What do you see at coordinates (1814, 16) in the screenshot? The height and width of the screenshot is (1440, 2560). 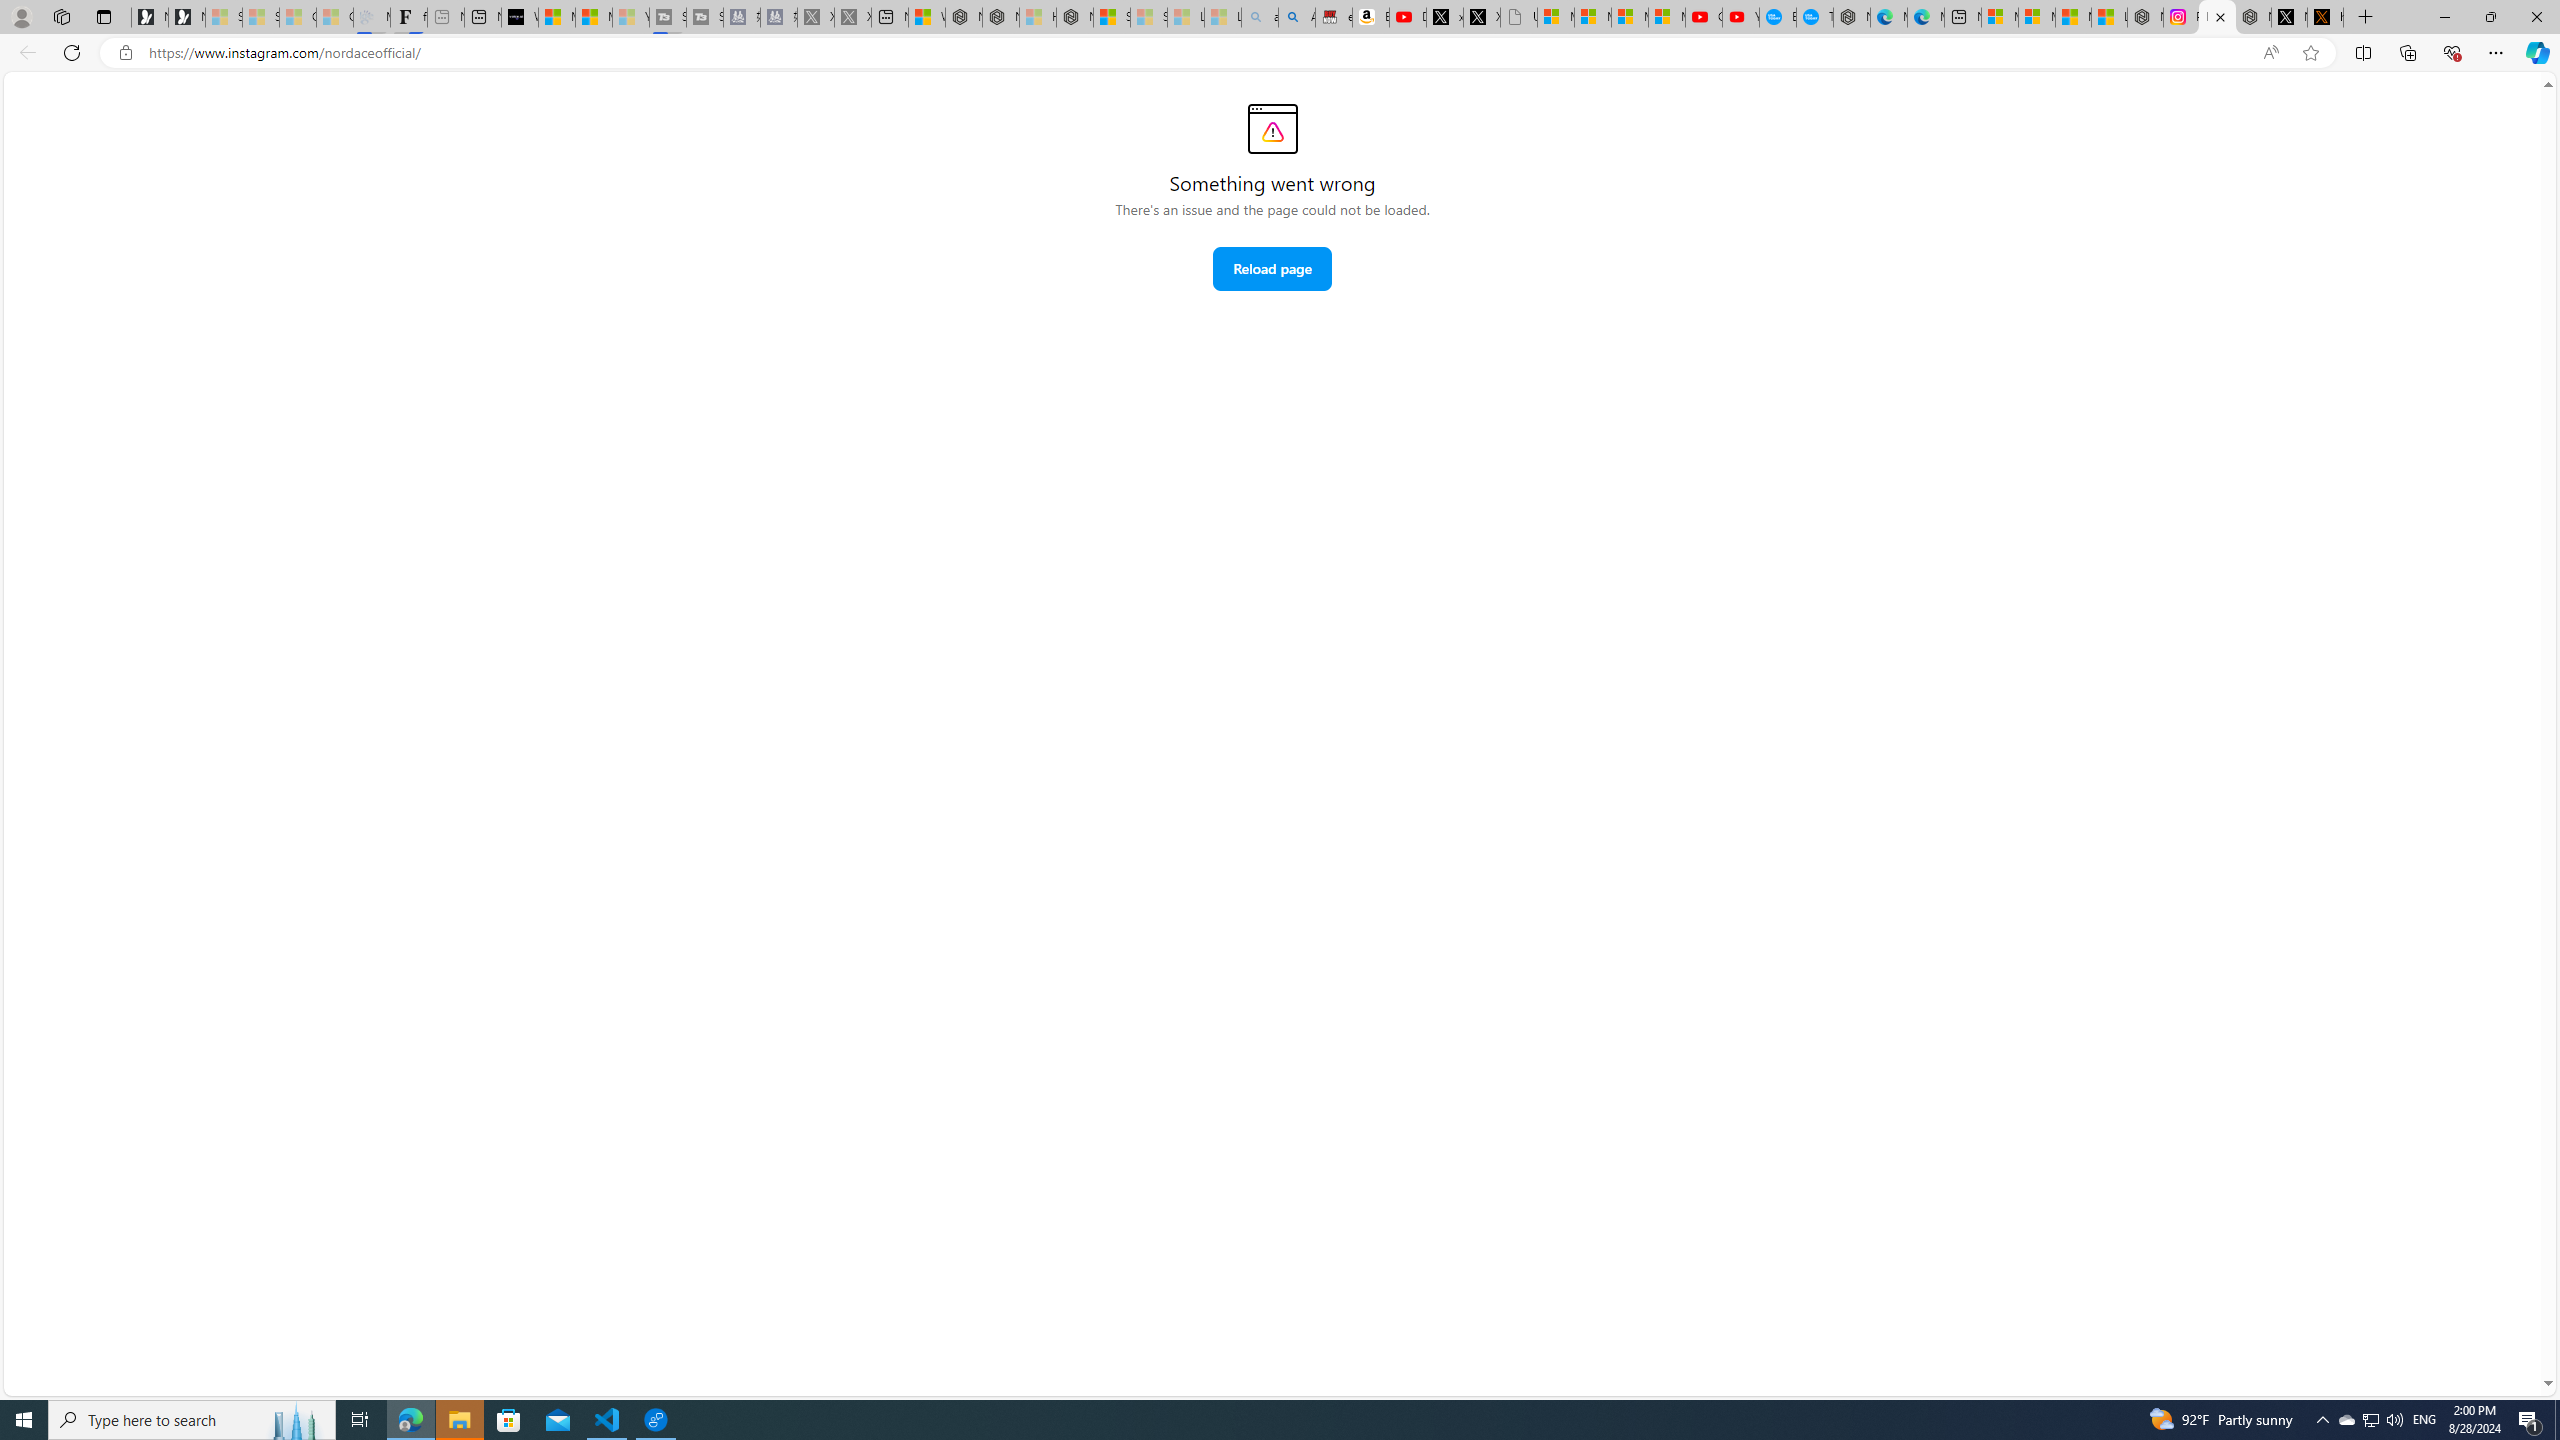 I see `'The most popular Google '` at bounding box center [1814, 16].